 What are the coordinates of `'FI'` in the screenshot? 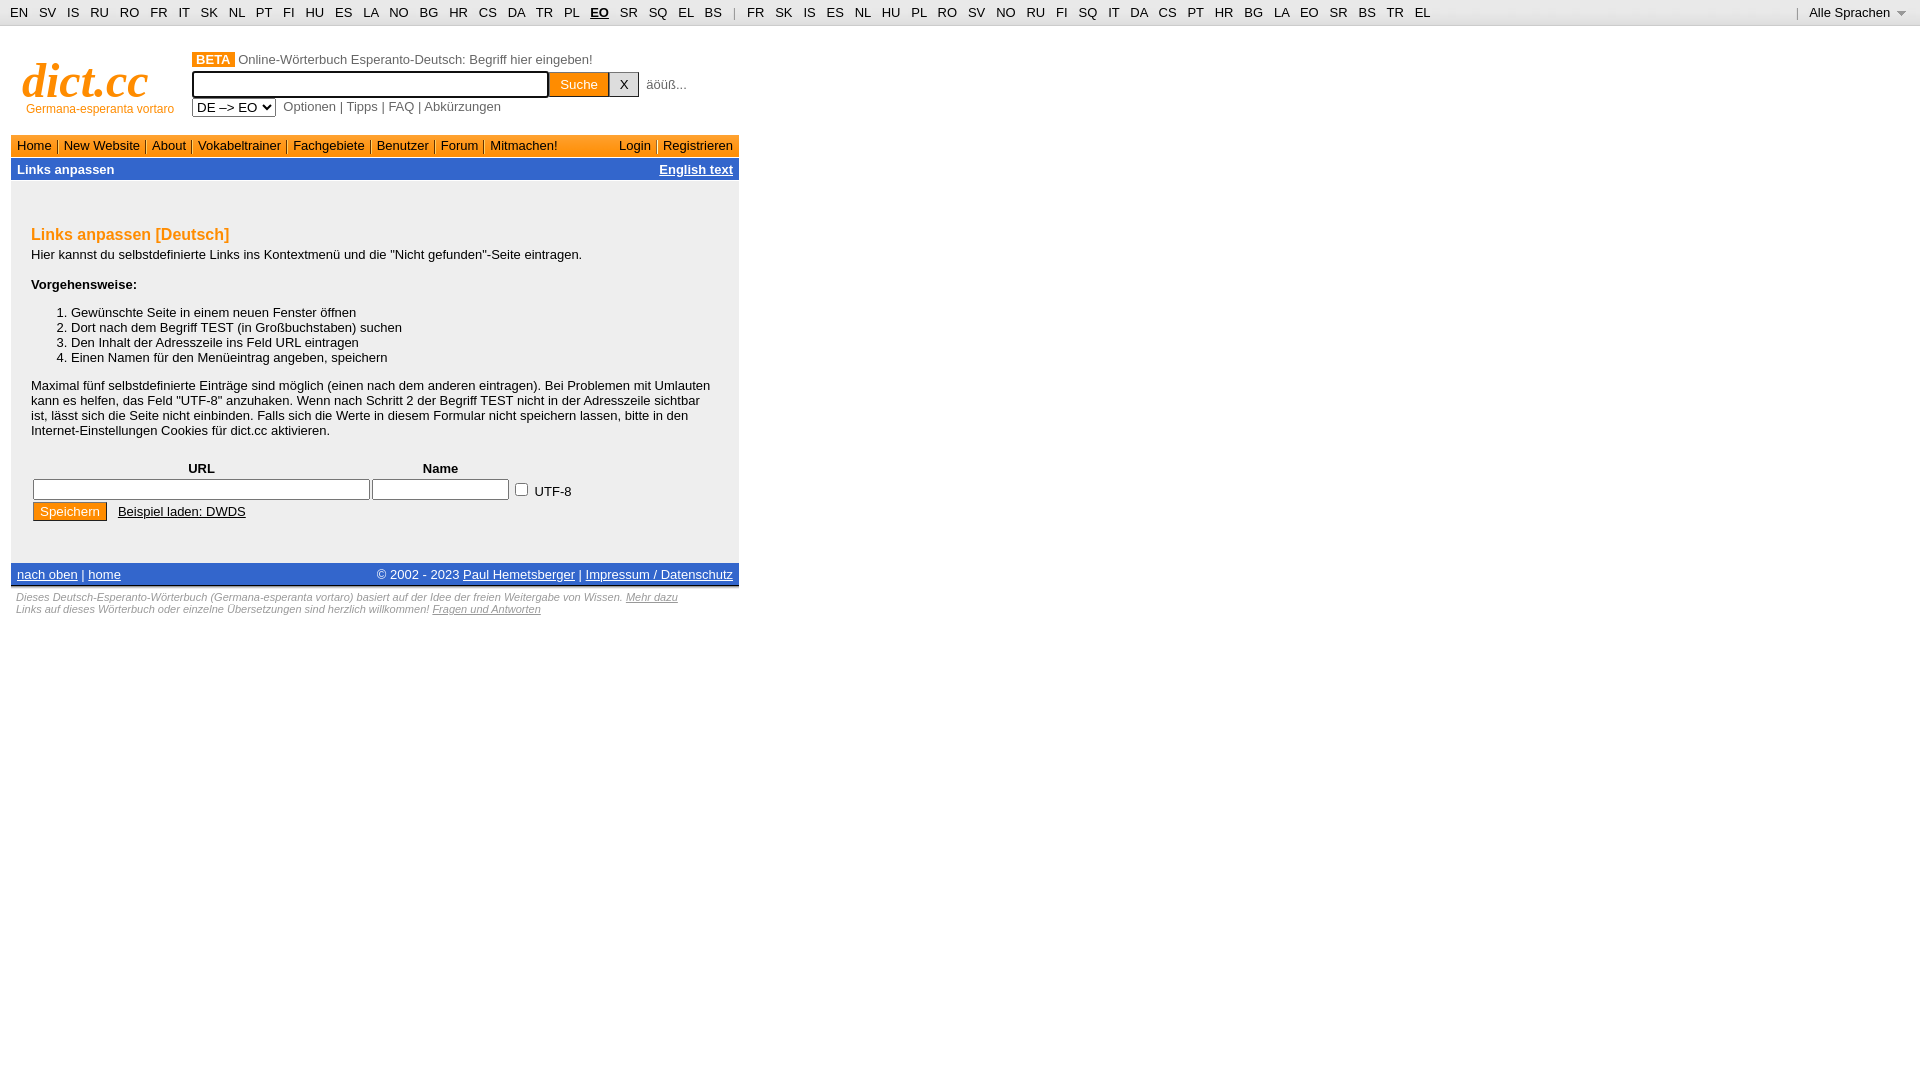 It's located at (1055, 12).